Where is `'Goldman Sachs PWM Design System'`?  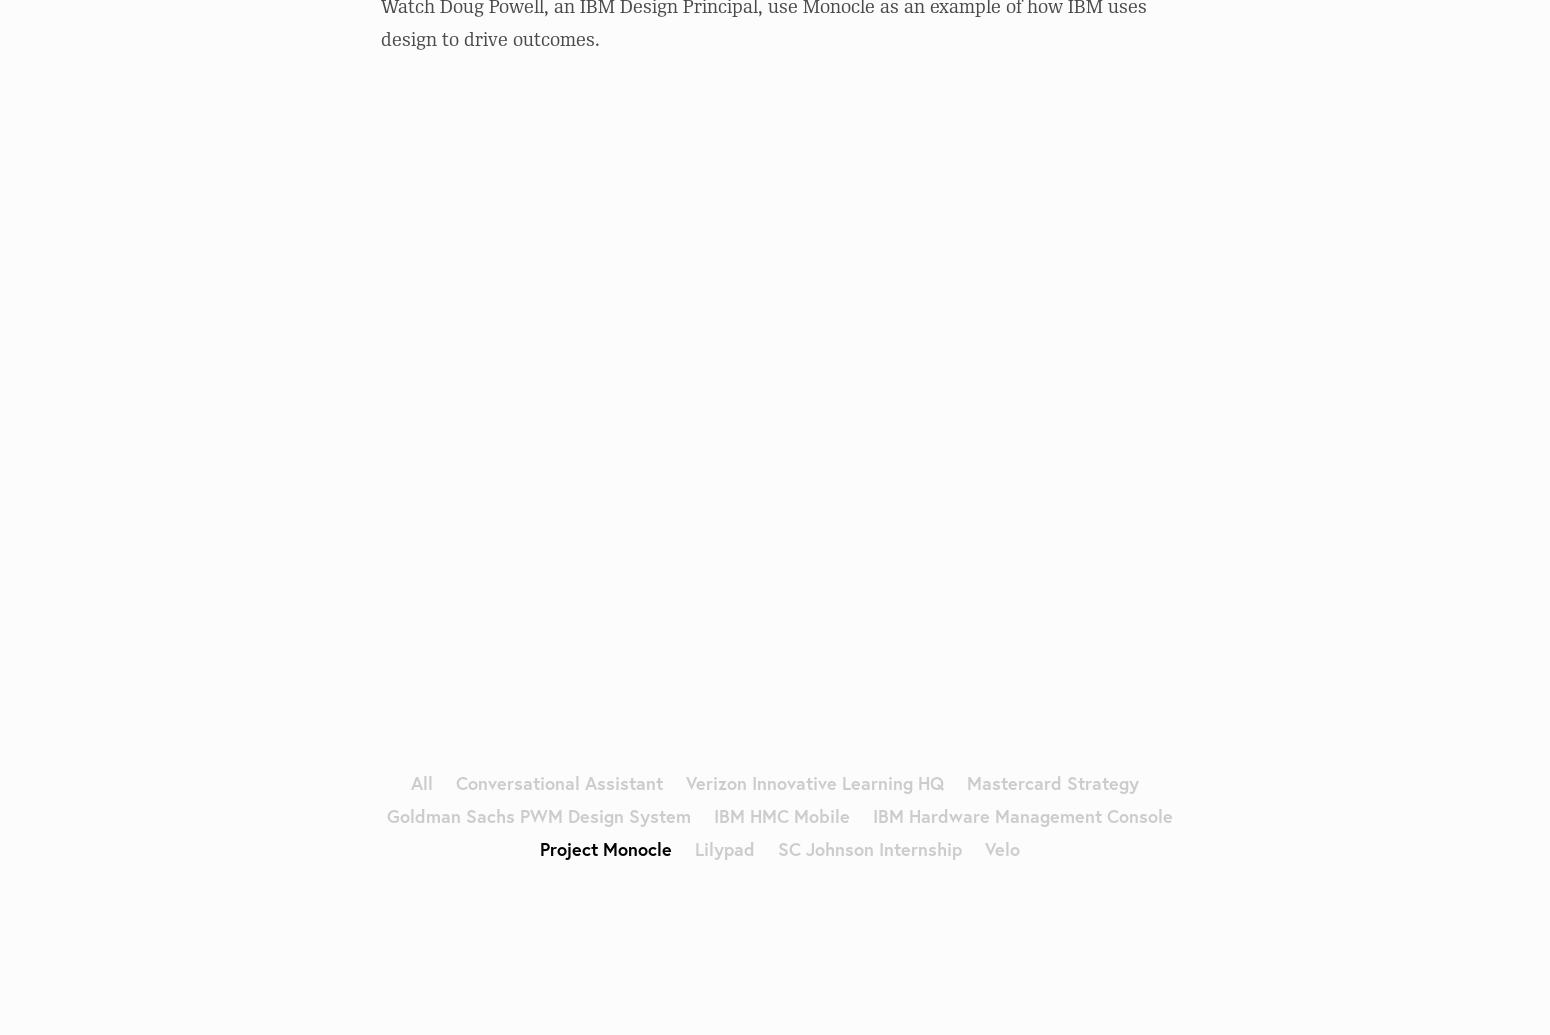
'Goldman Sachs PWM Design System' is located at coordinates (537, 813).